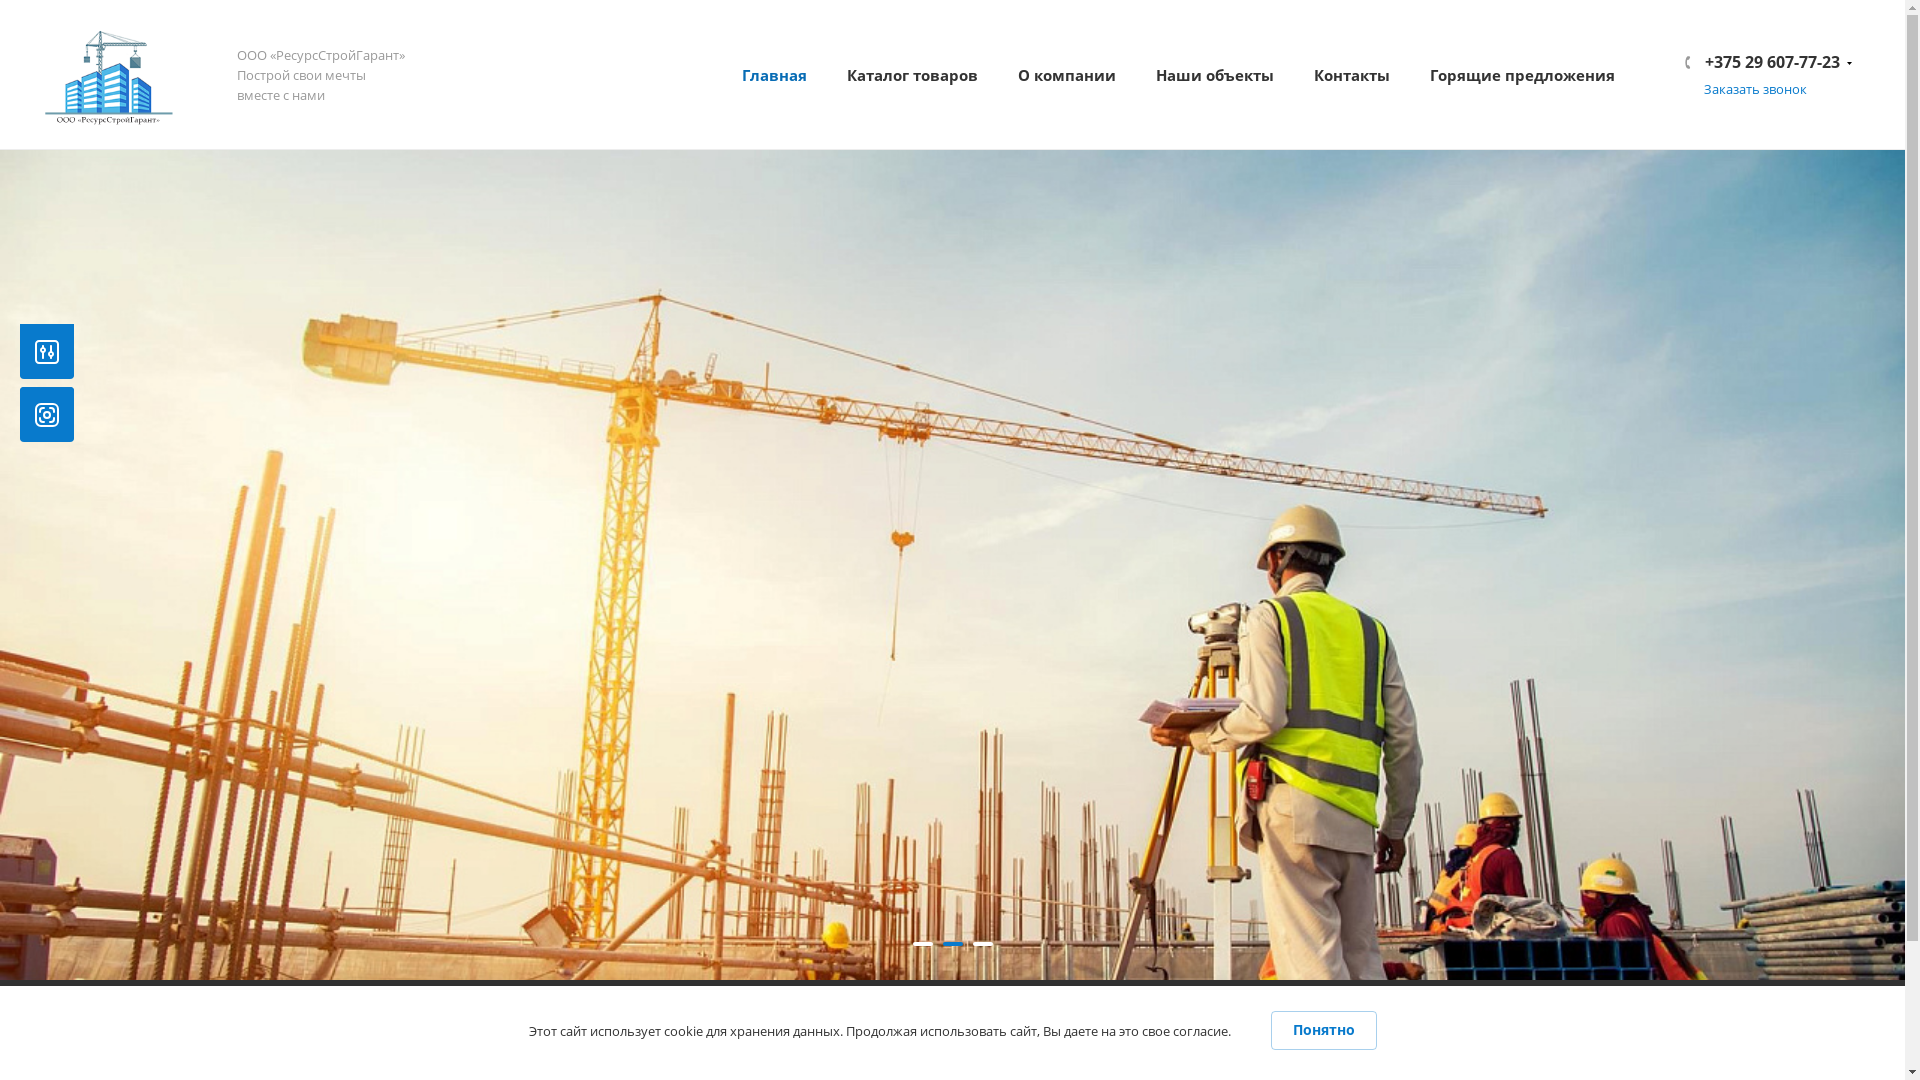  What do you see at coordinates (982, 944) in the screenshot?
I see `'3'` at bounding box center [982, 944].